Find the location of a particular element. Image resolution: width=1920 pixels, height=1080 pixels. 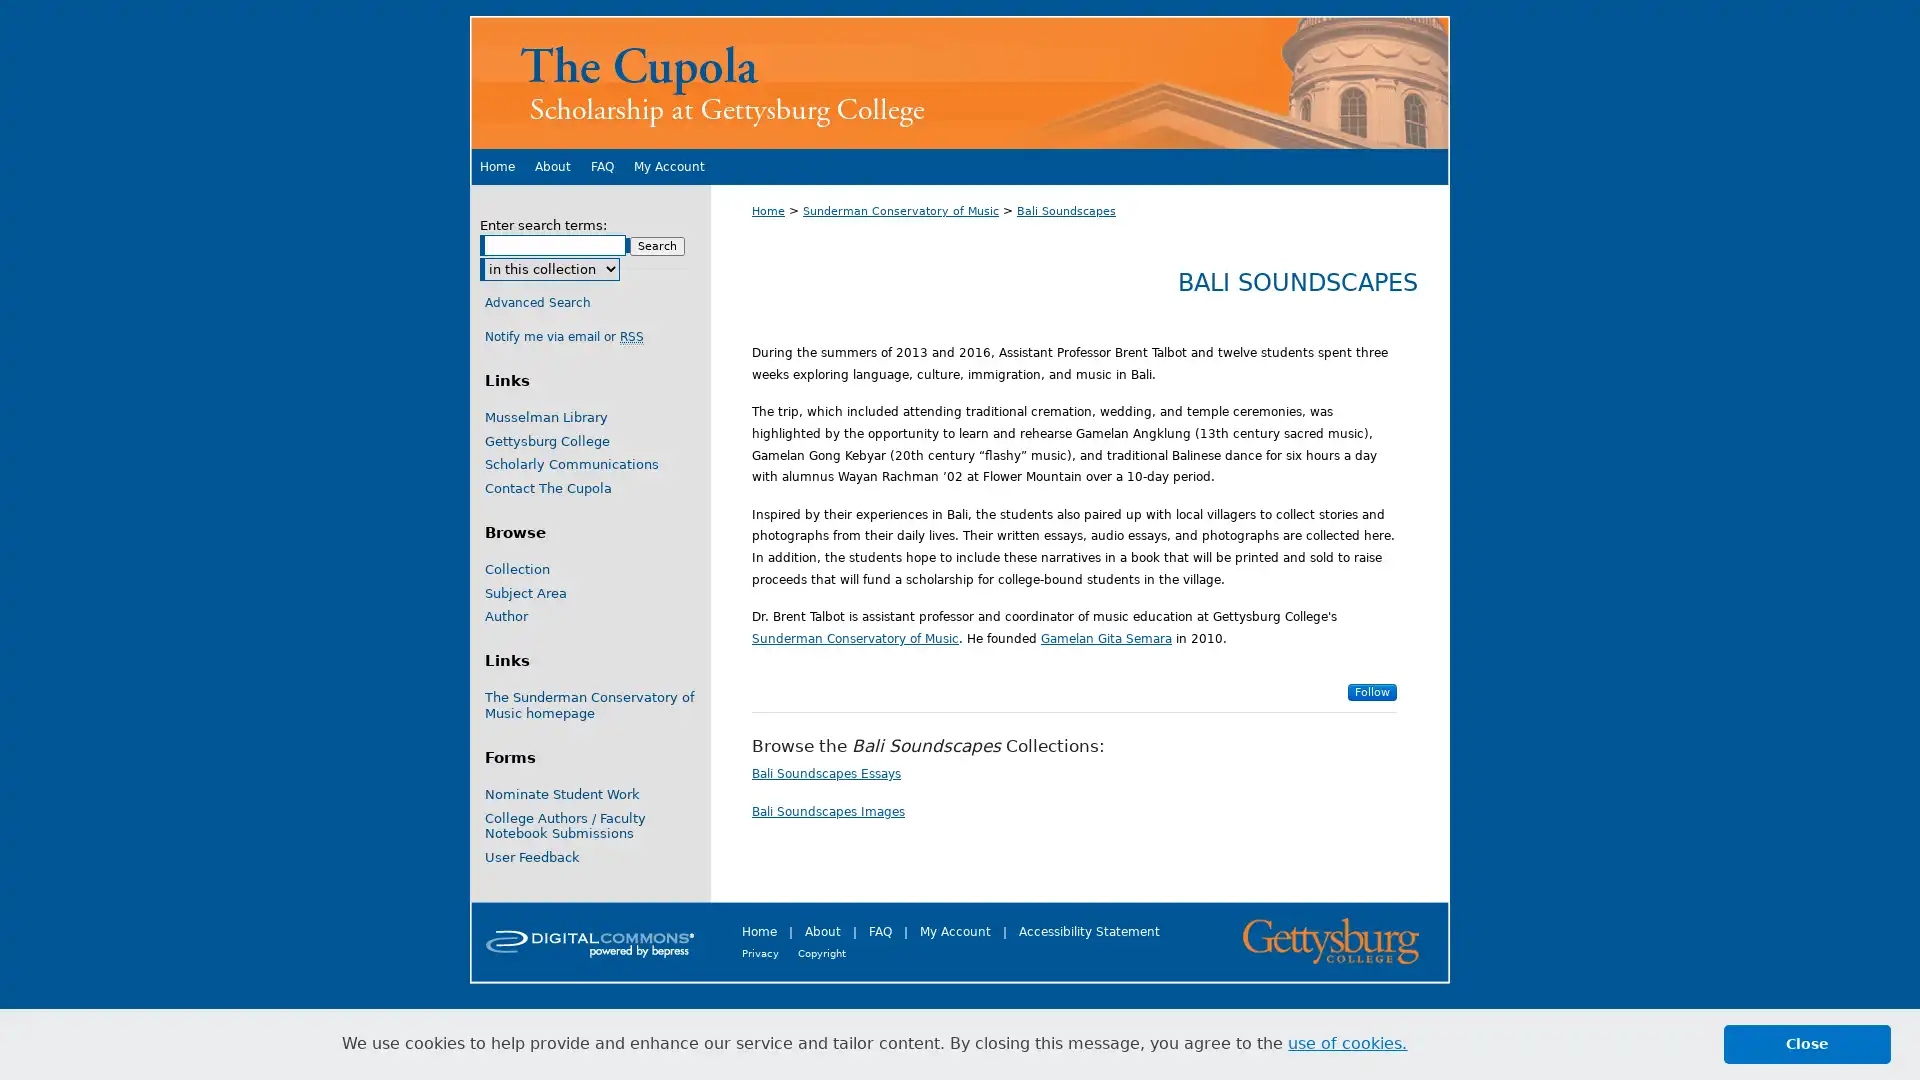

learn more about cookies is located at coordinates (1347, 1043).